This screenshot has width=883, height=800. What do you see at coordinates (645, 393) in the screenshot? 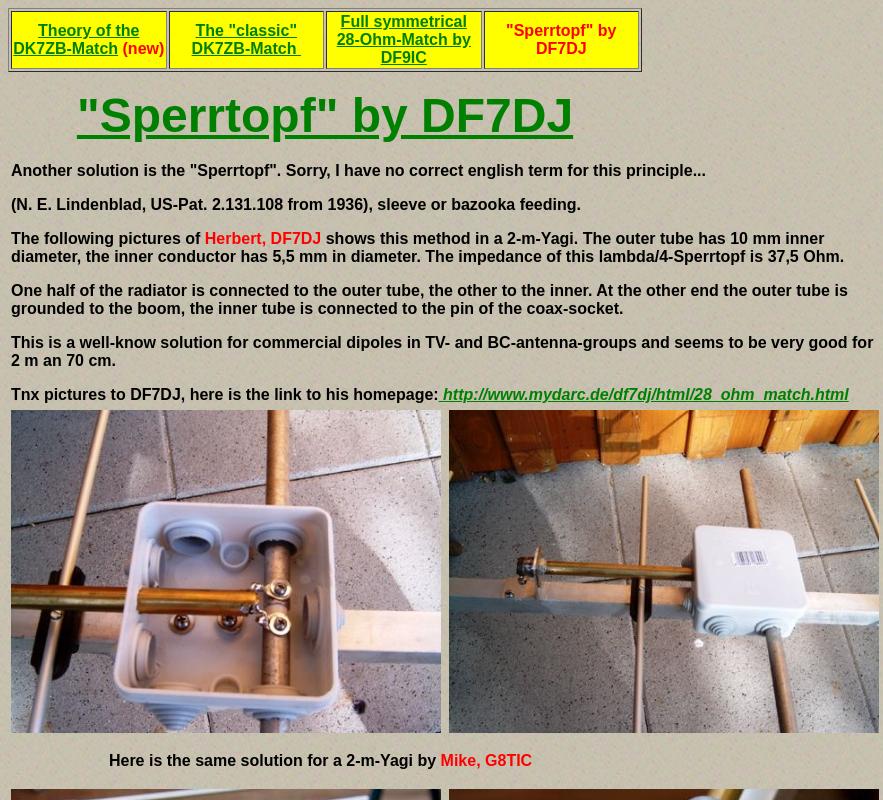
I see `'http://www.mydarc.de/df7dj/html/28_ohm_match.html'` at bounding box center [645, 393].